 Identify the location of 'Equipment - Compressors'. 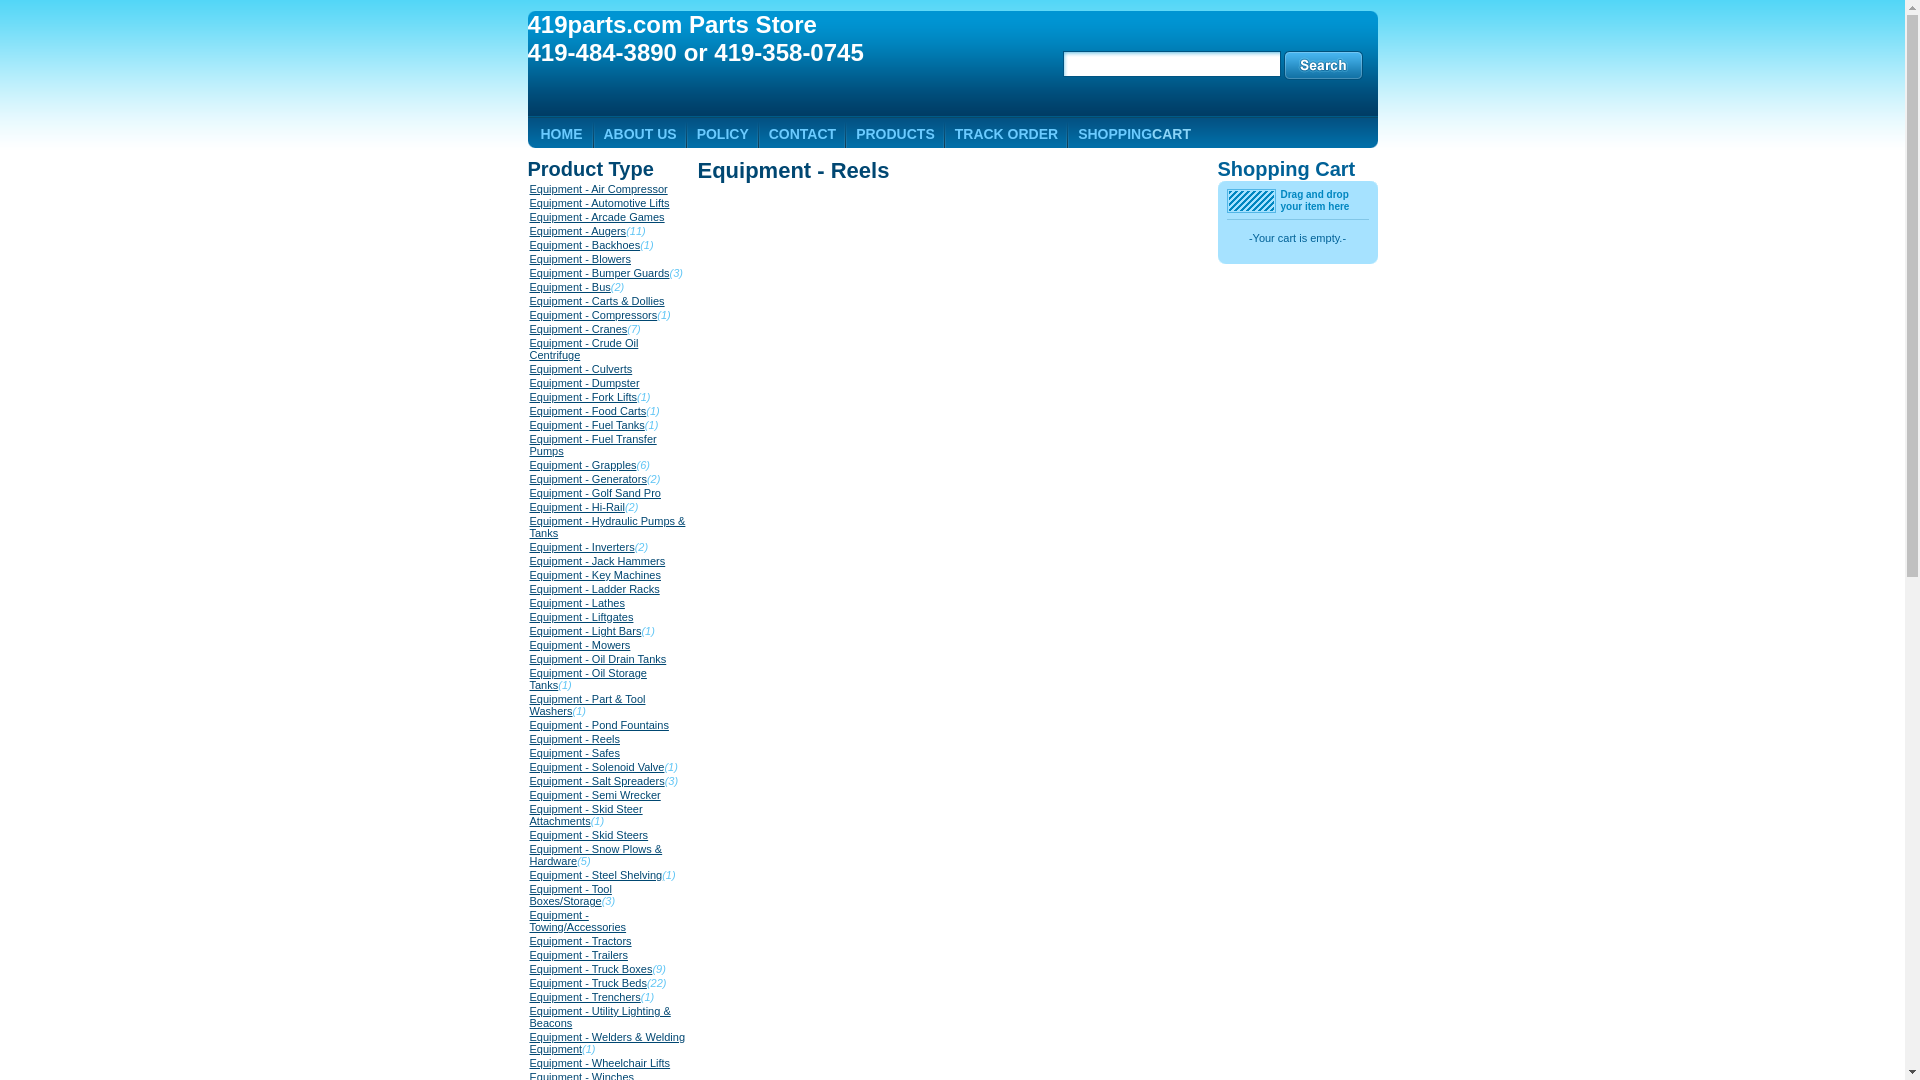
(593, 315).